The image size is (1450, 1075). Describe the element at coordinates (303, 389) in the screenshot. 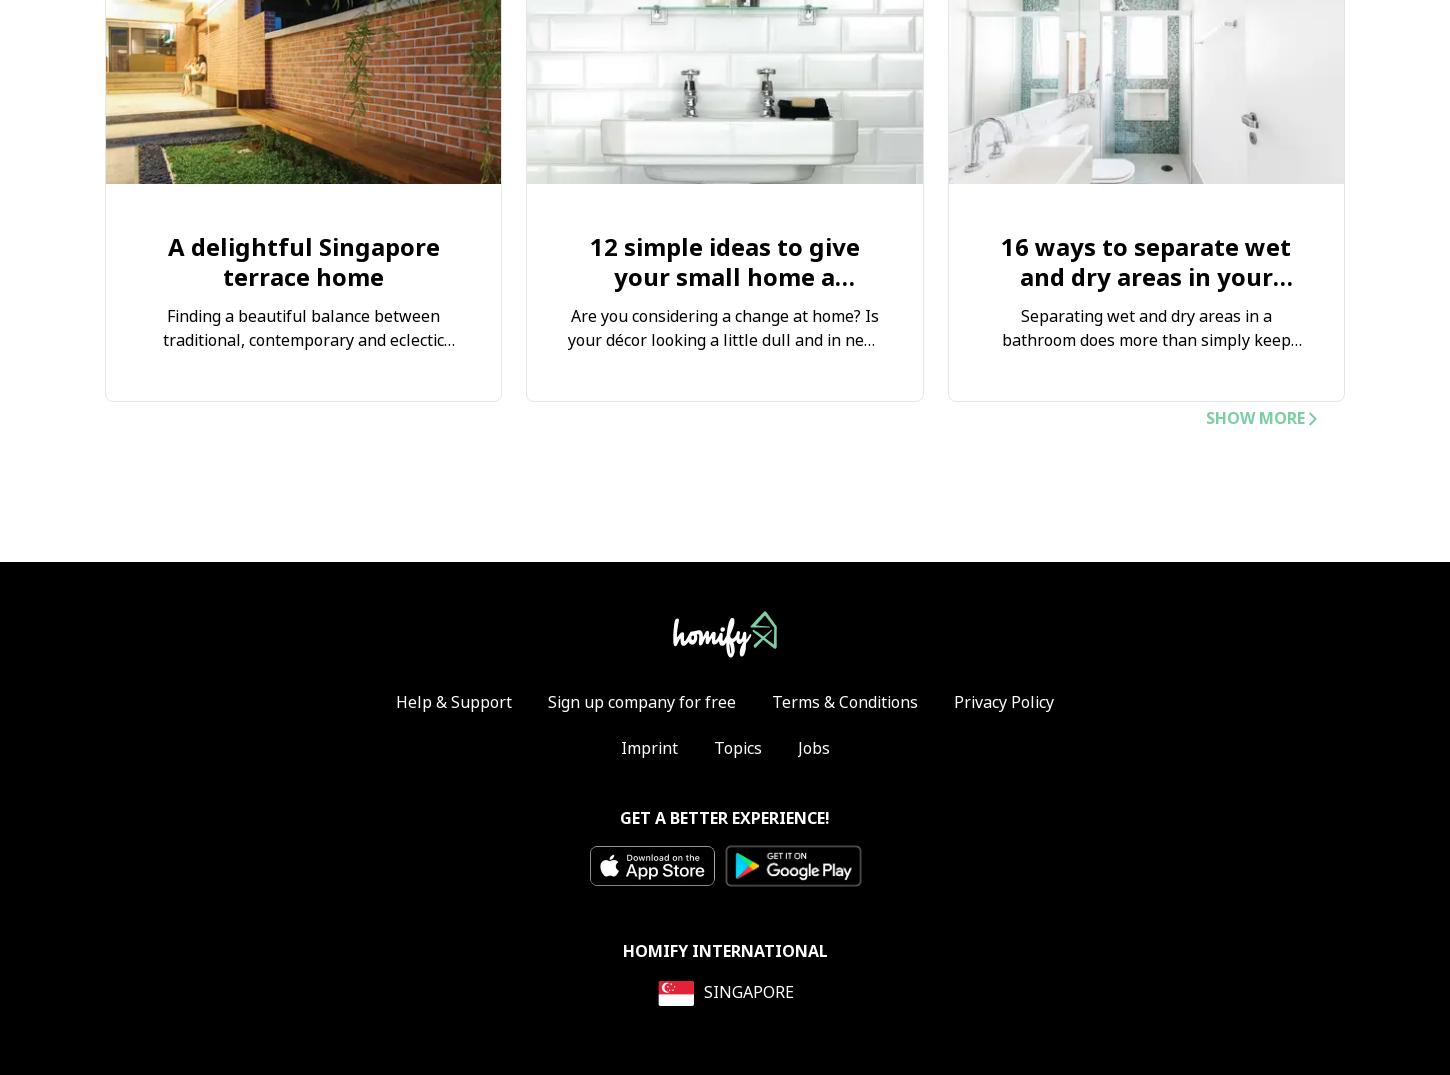

I see `'Finding a beautiful balance between traditional, contemporary and eclectic principles, this Singapore home boasts more than a few beautiful elements that we simply can't take our eyes off. Coming at a cost of S$550,000, the house designed and executed by'` at that location.